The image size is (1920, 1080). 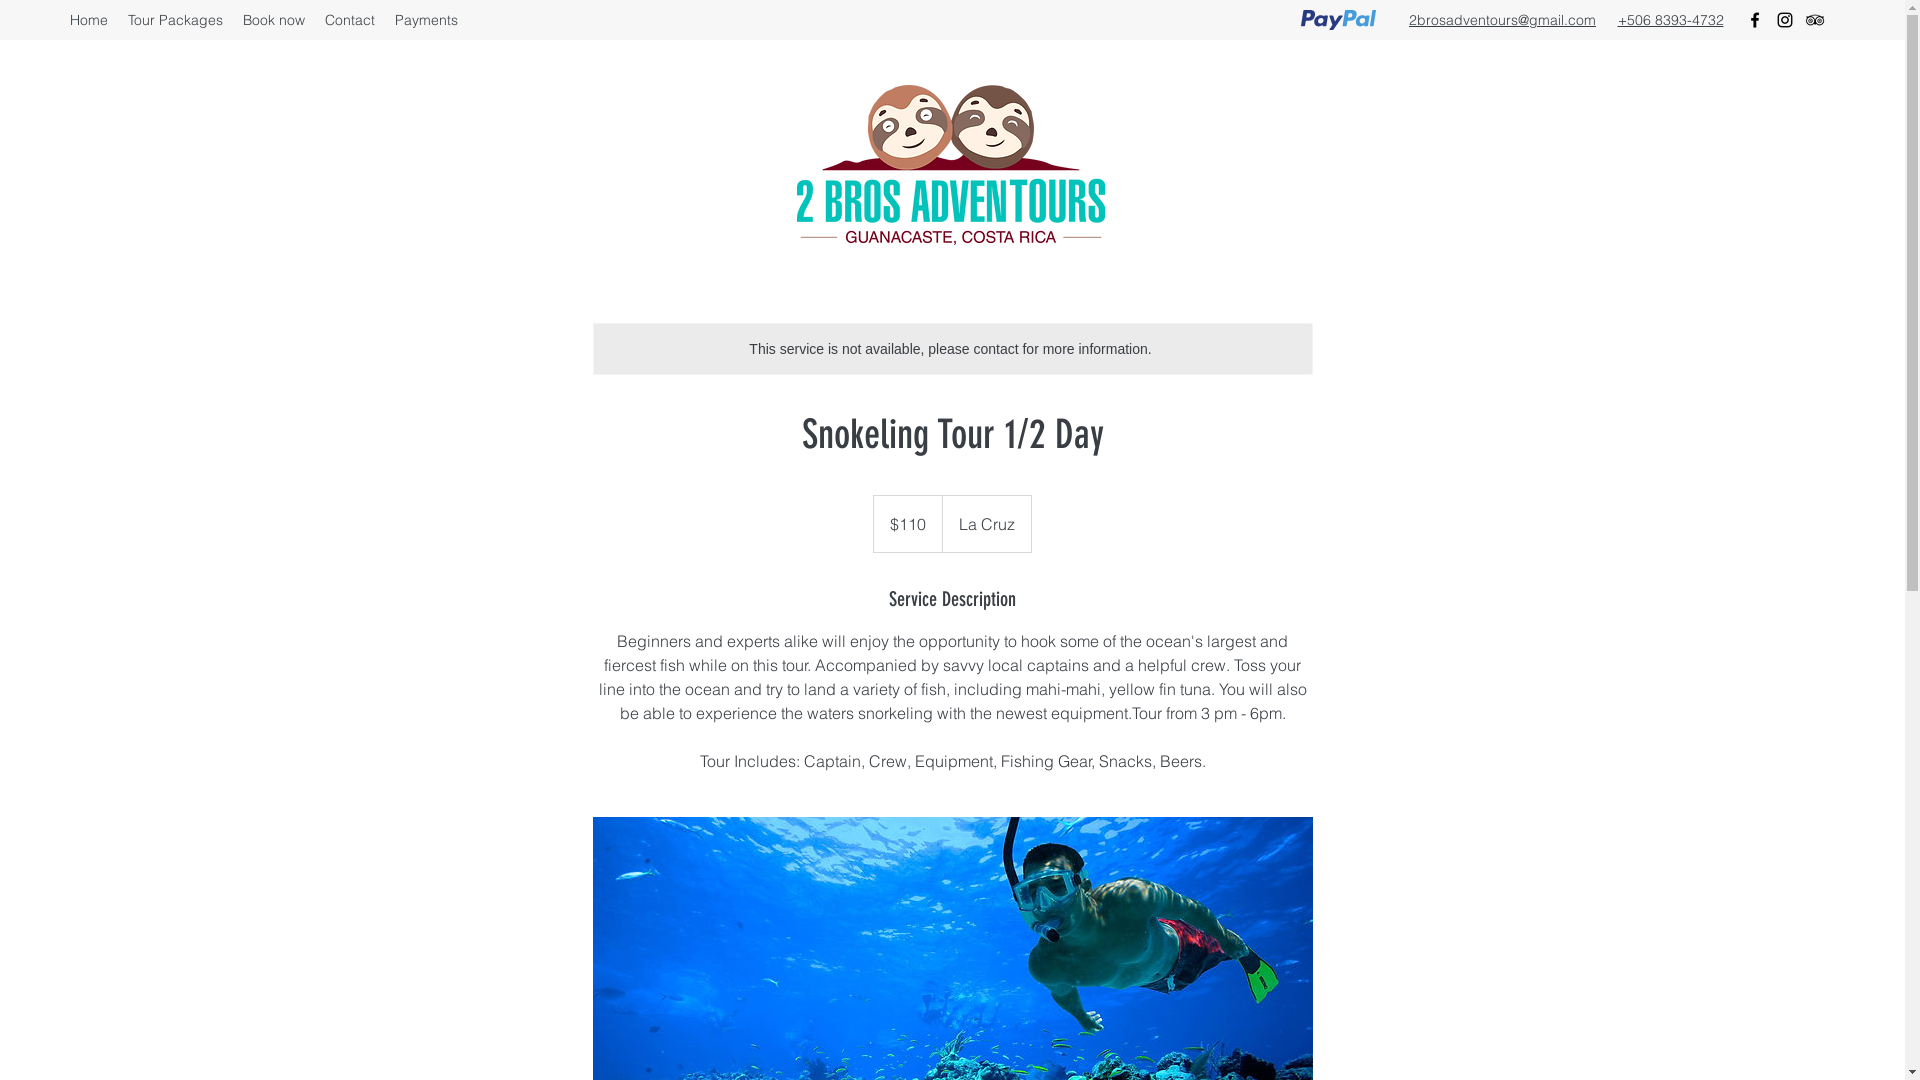 I want to click on 'Contact', so click(x=314, y=19).